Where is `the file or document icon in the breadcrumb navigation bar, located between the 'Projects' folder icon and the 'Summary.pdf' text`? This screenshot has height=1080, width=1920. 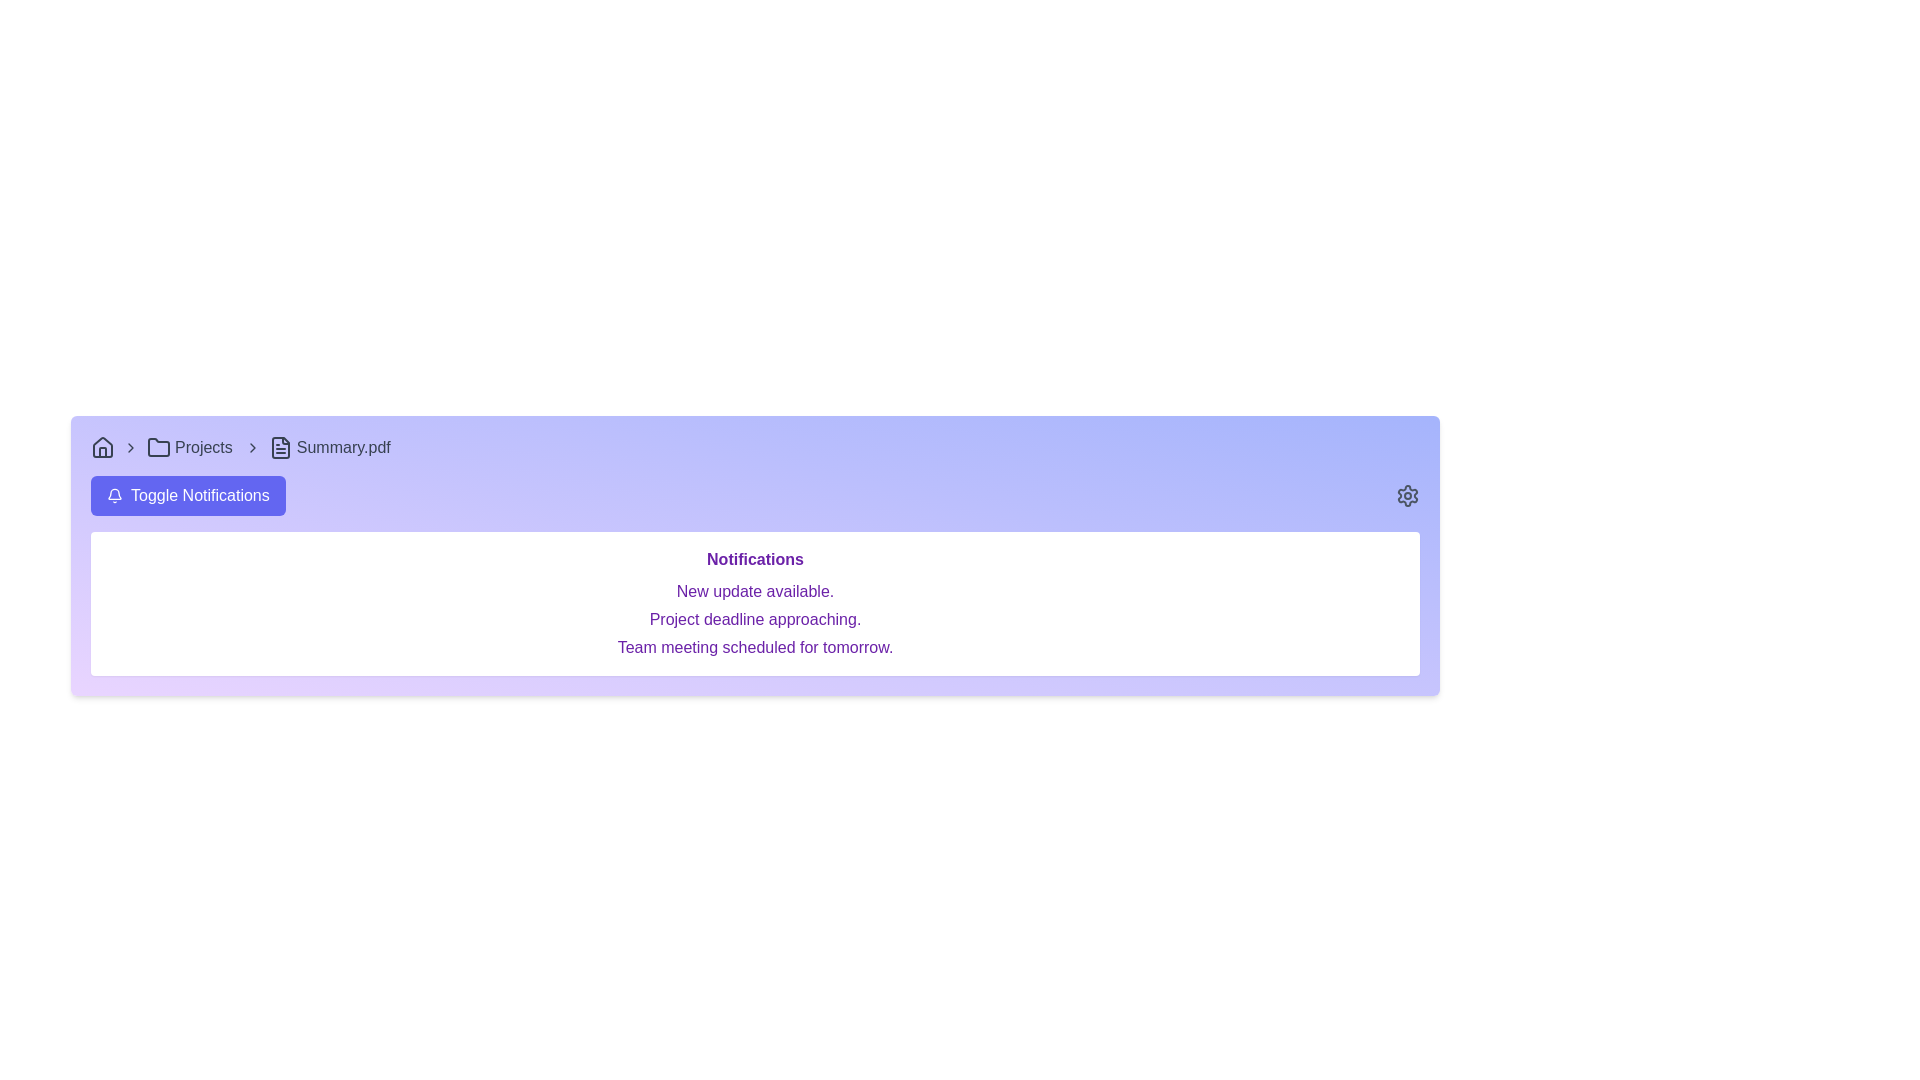
the file or document icon in the breadcrumb navigation bar, located between the 'Projects' folder icon and the 'Summary.pdf' text is located at coordinates (279, 446).